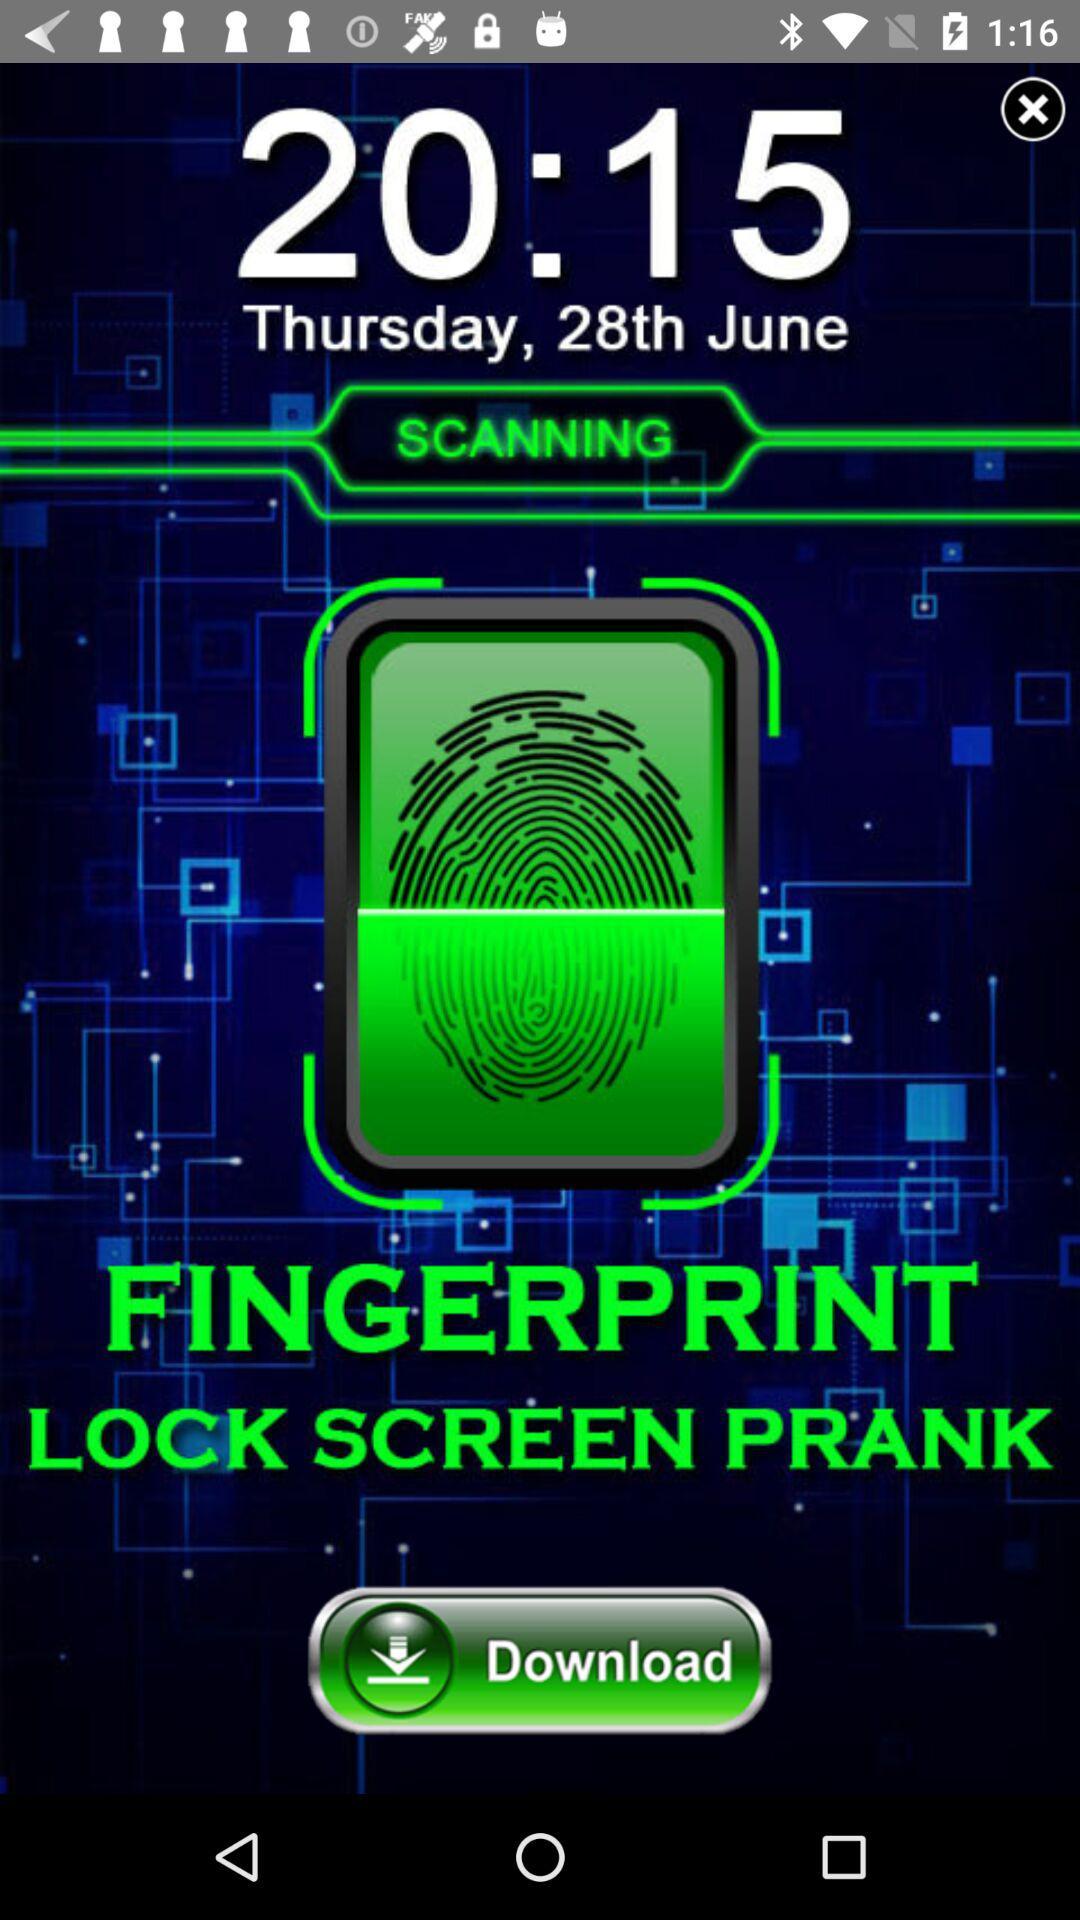  What do you see at coordinates (540, 1661) in the screenshot?
I see `download button` at bounding box center [540, 1661].